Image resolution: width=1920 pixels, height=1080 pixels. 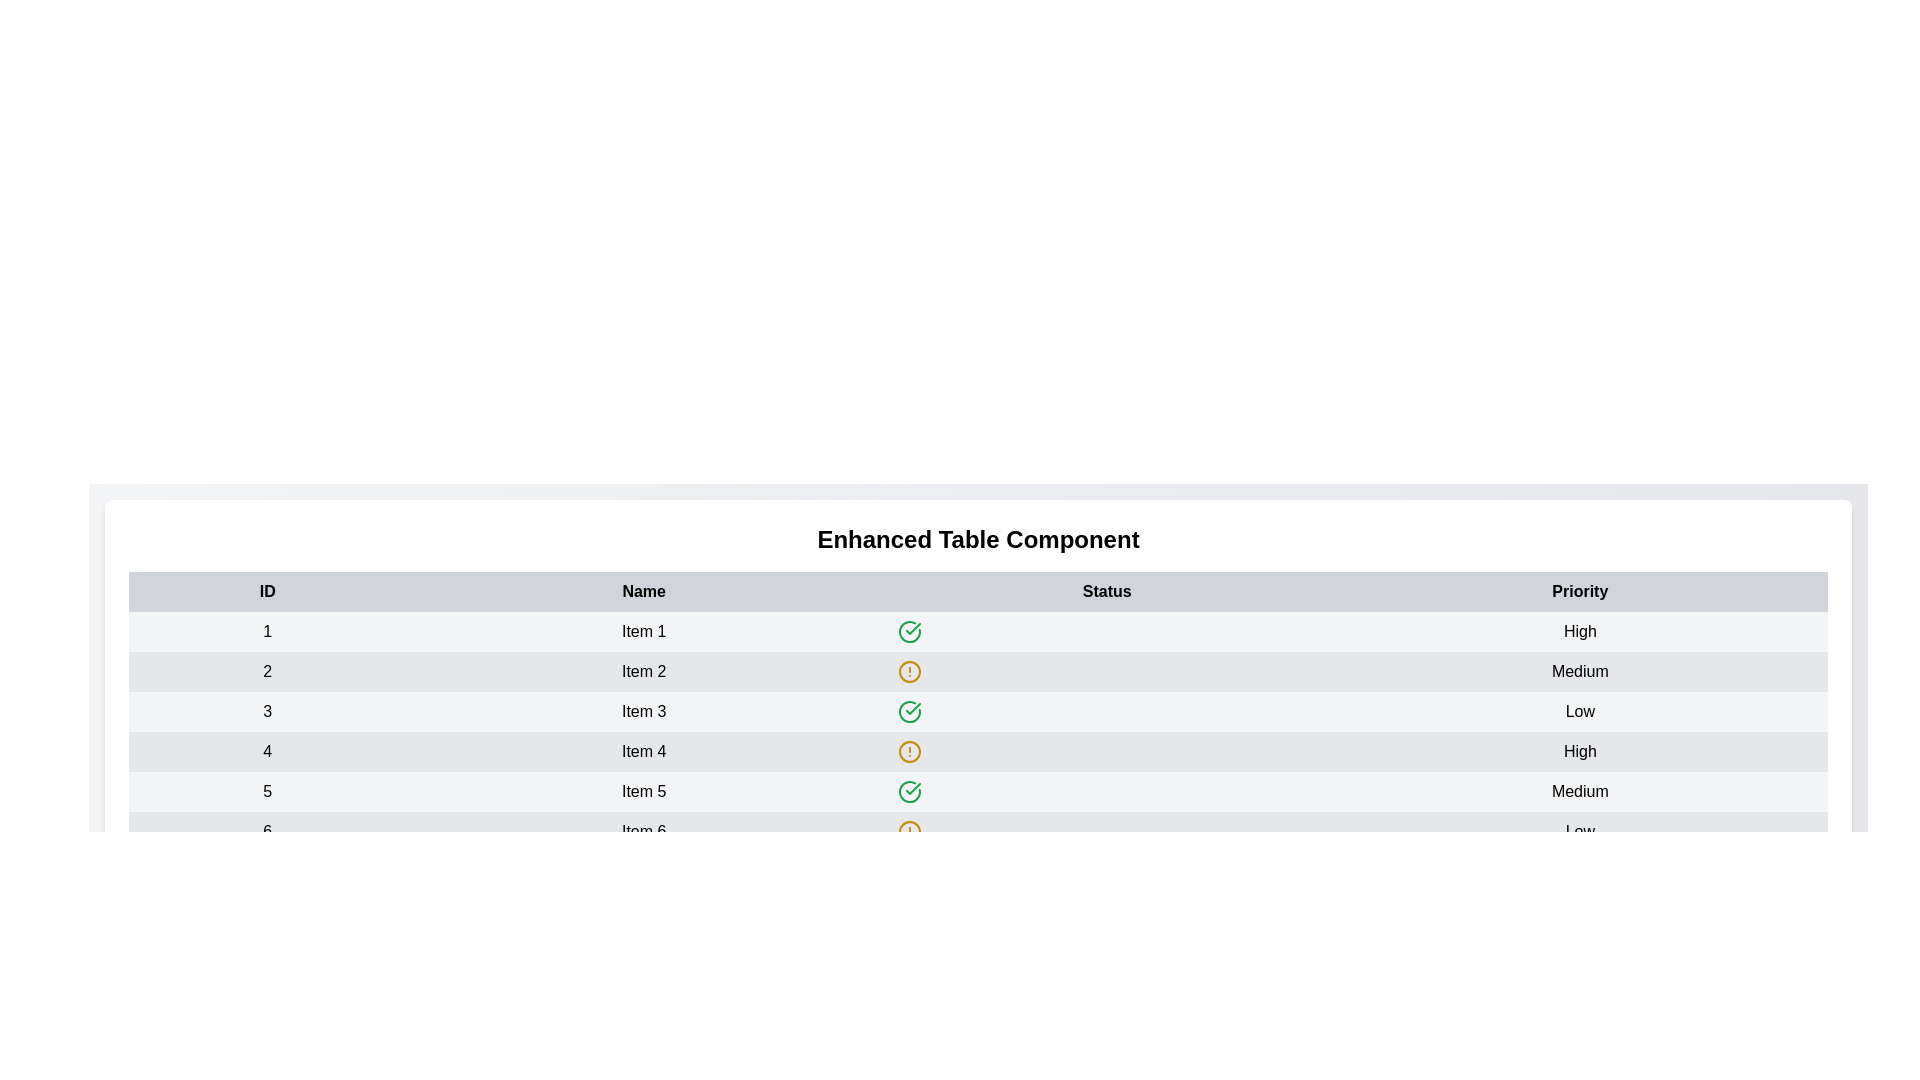 What do you see at coordinates (266, 590) in the screenshot?
I see `the ID table header to sort the data` at bounding box center [266, 590].